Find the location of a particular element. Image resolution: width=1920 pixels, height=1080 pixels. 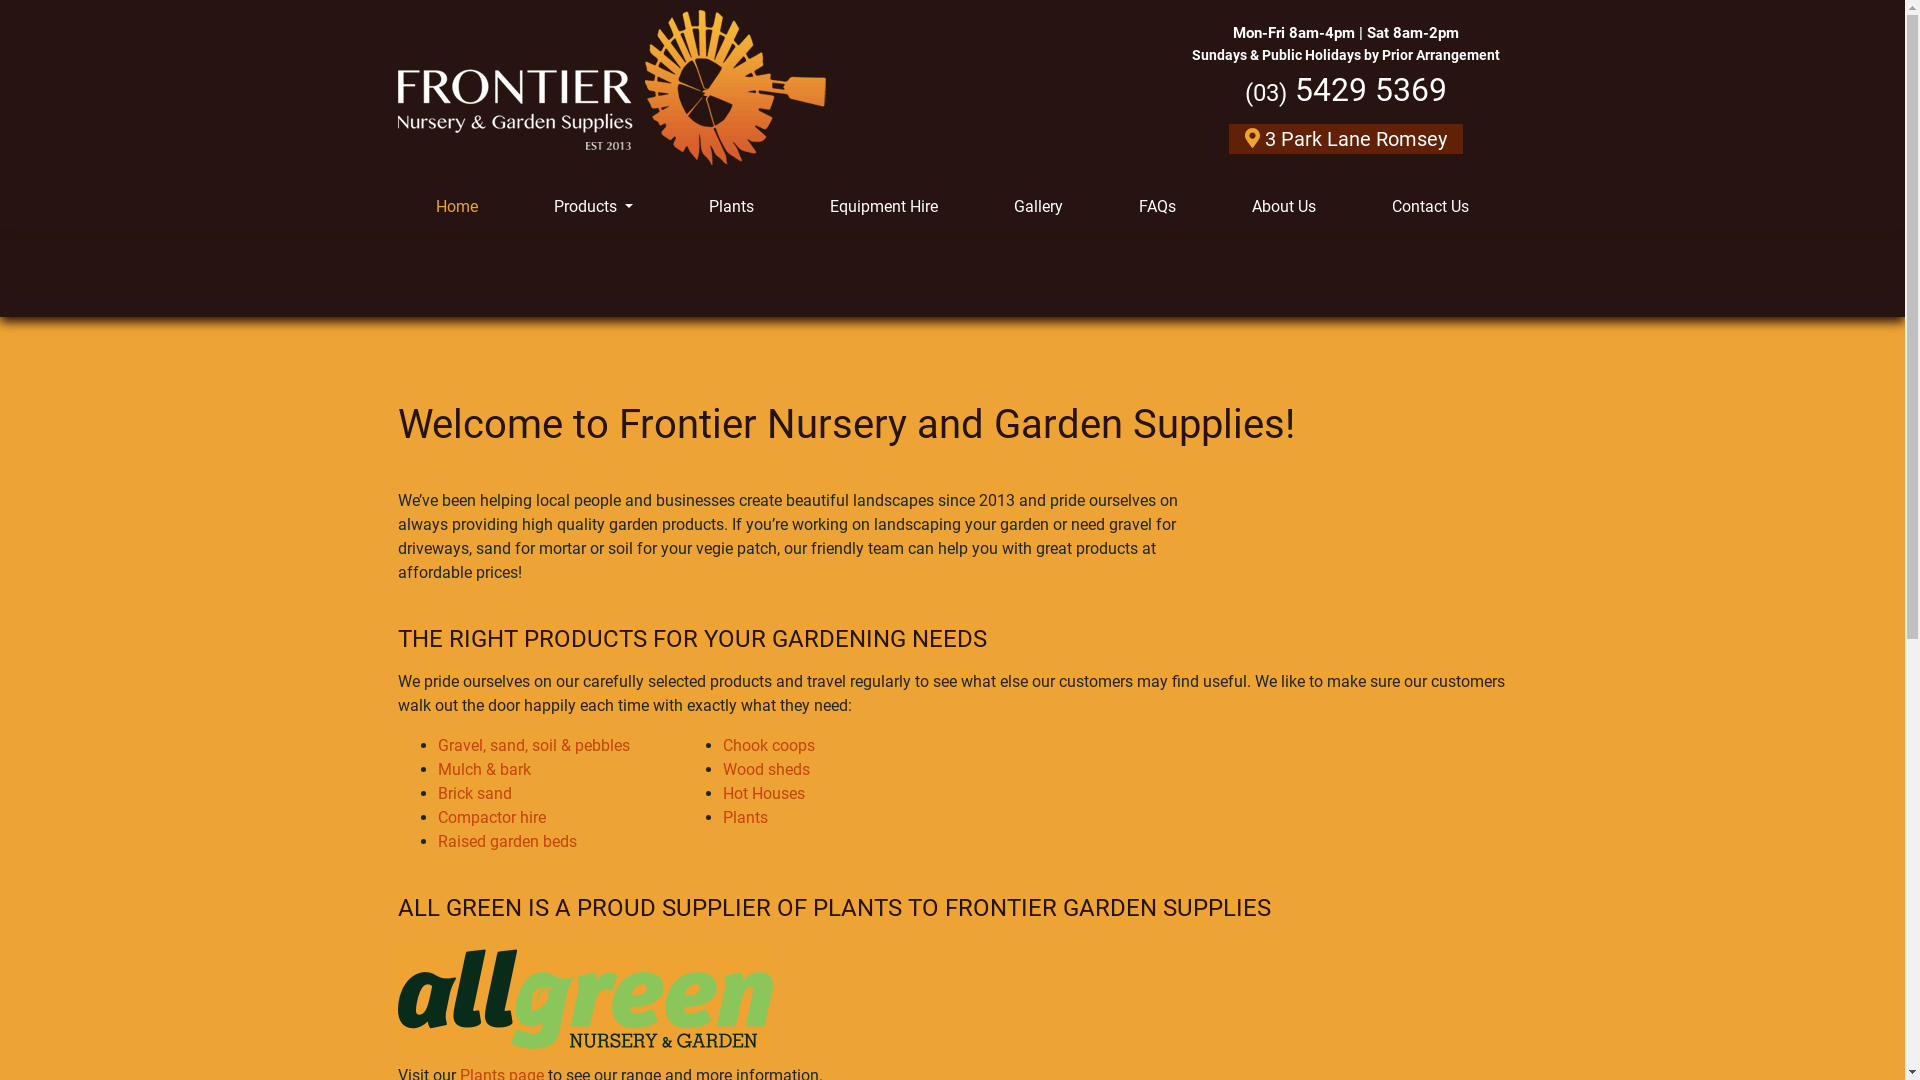

'Brick sand' is located at coordinates (436, 792).